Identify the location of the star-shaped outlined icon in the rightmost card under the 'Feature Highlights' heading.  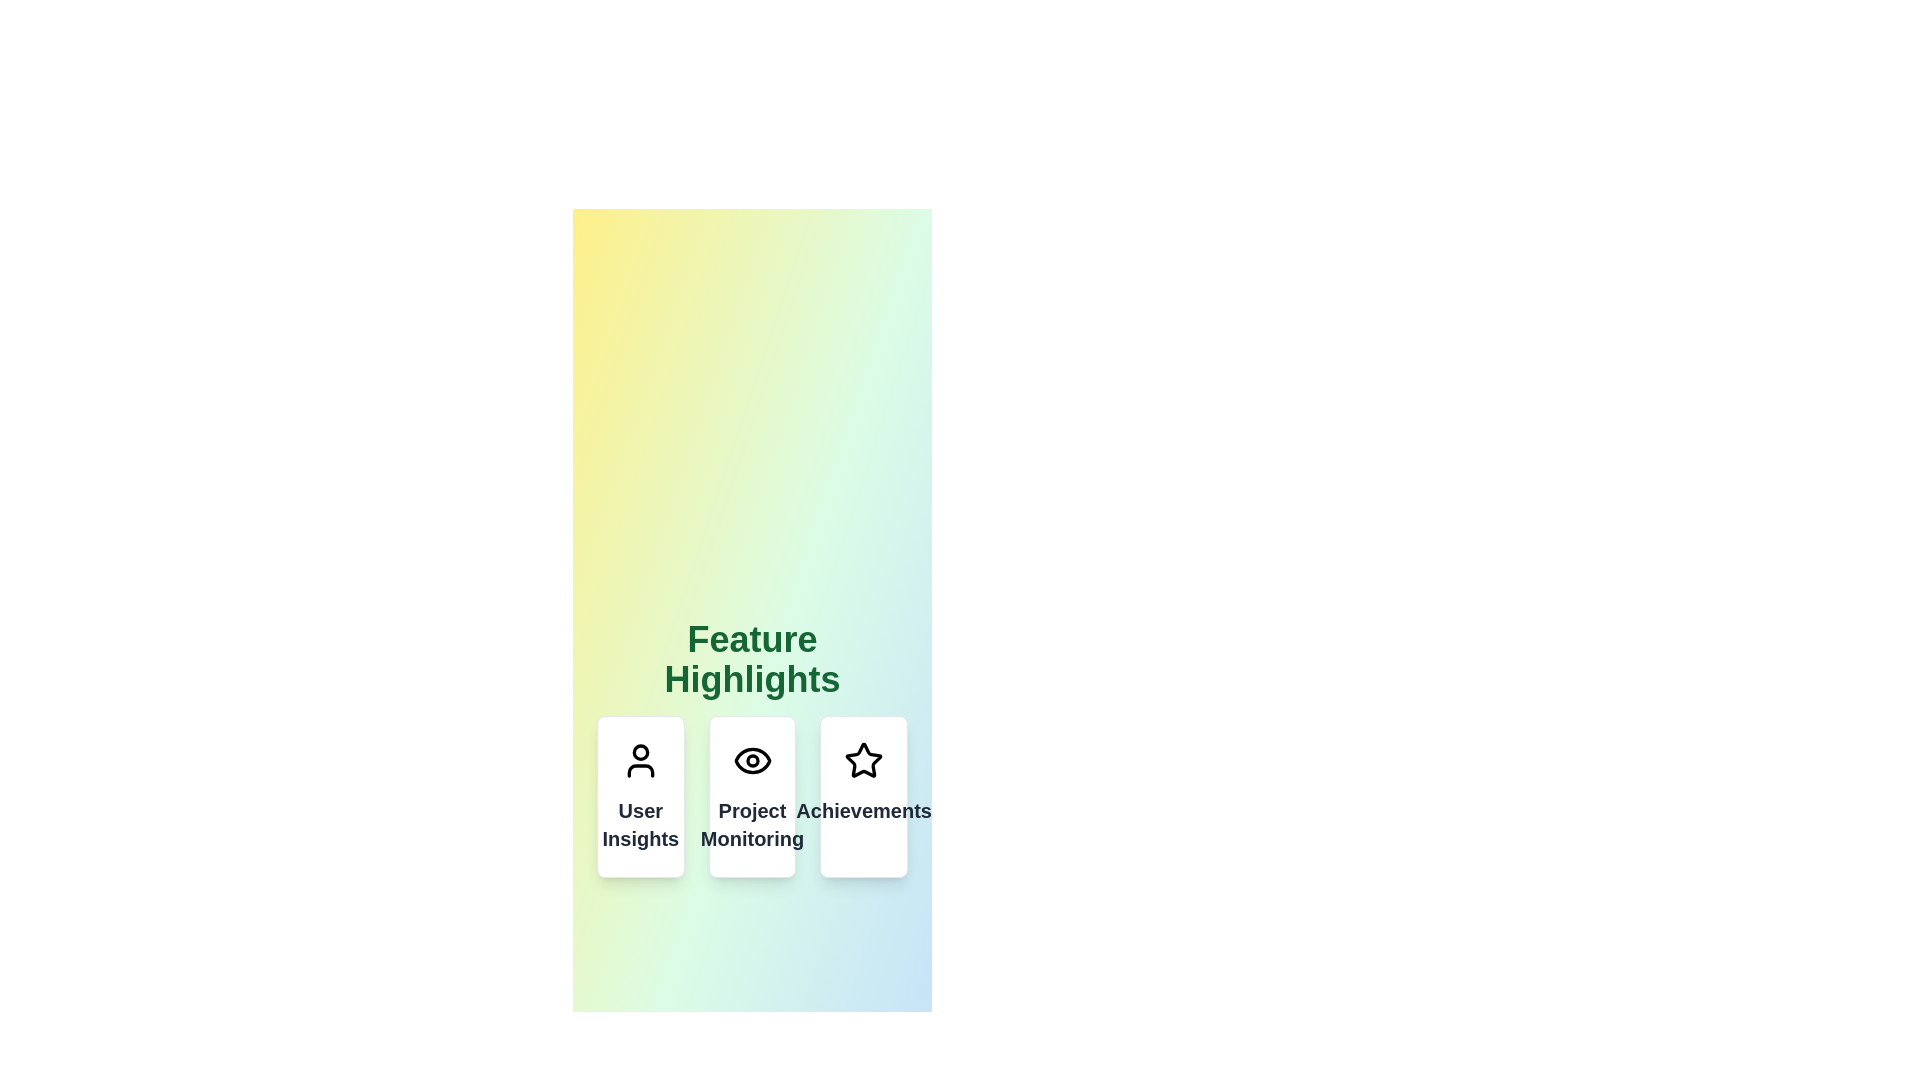
(864, 760).